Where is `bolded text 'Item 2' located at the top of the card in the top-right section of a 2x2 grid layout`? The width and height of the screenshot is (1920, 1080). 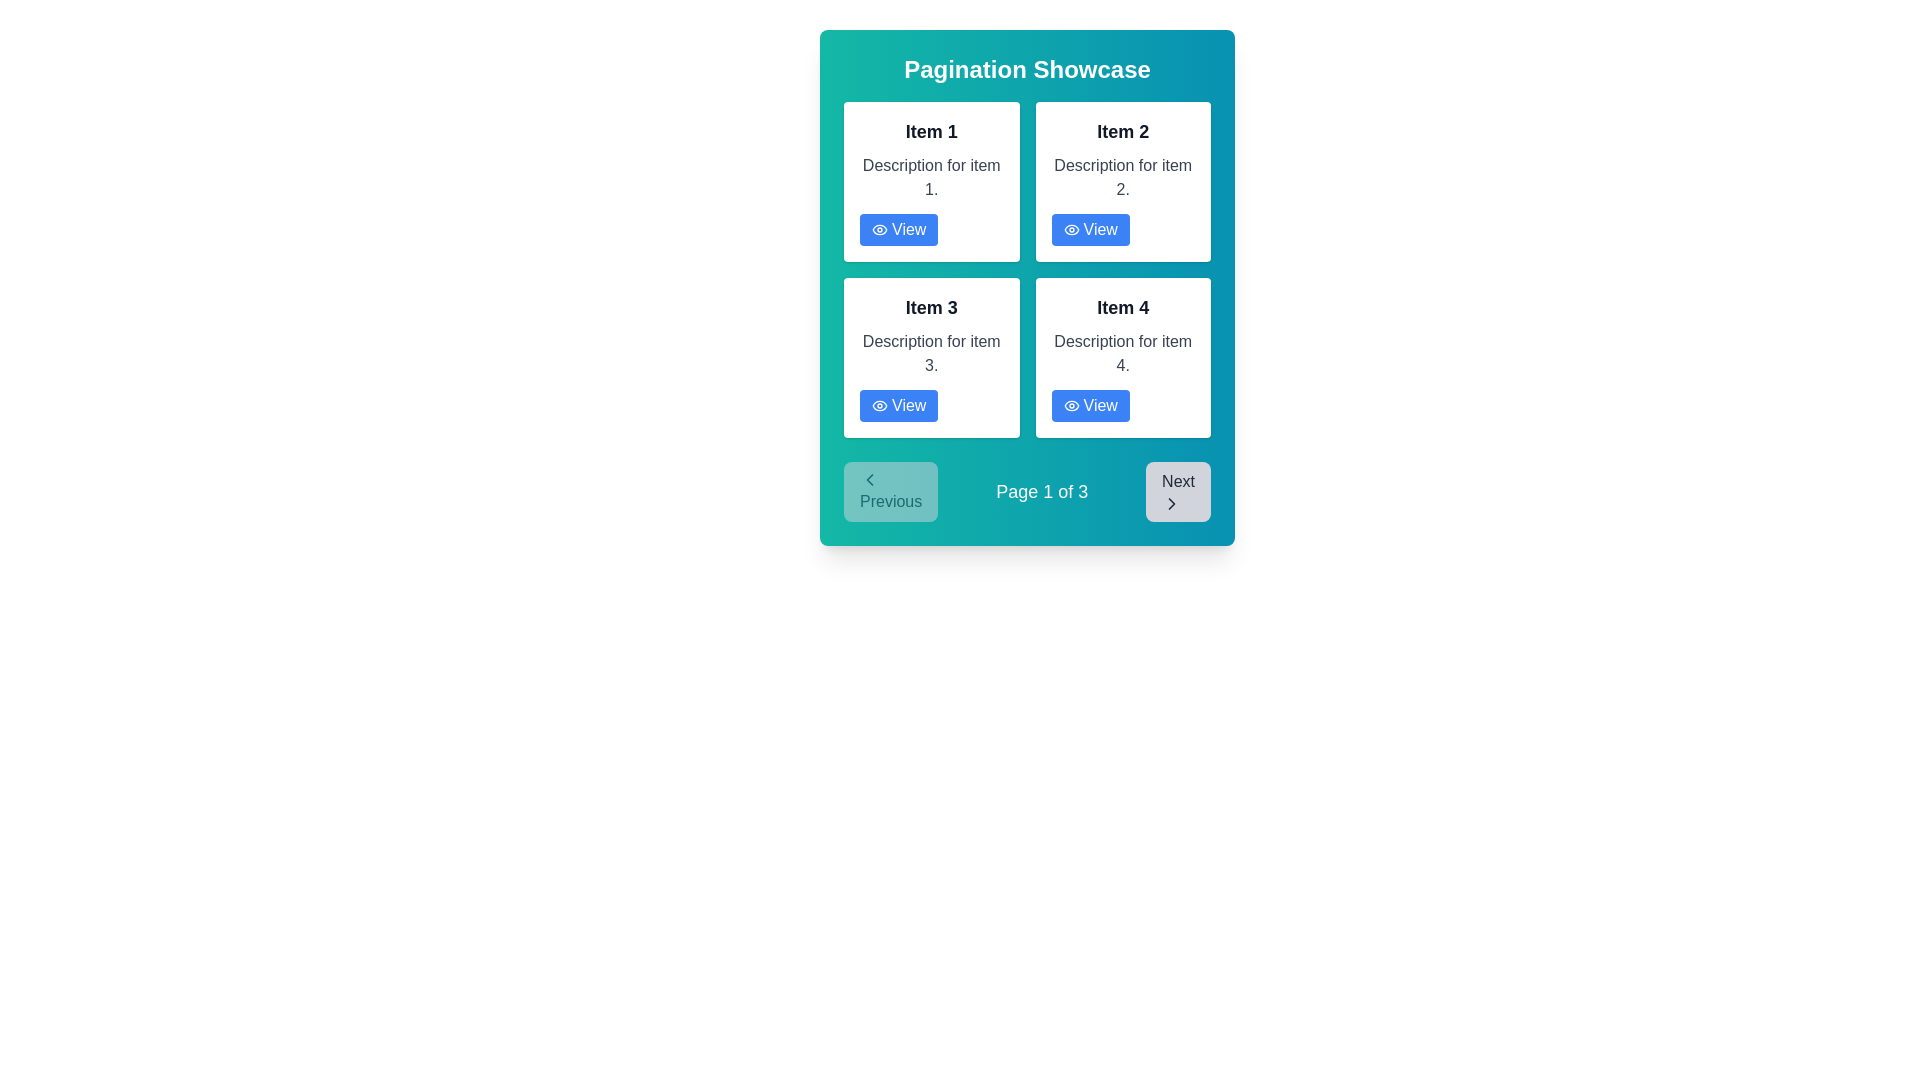
bolded text 'Item 2' located at the top of the card in the top-right section of a 2x2 grid layout is located at coordinates (1123, 131).